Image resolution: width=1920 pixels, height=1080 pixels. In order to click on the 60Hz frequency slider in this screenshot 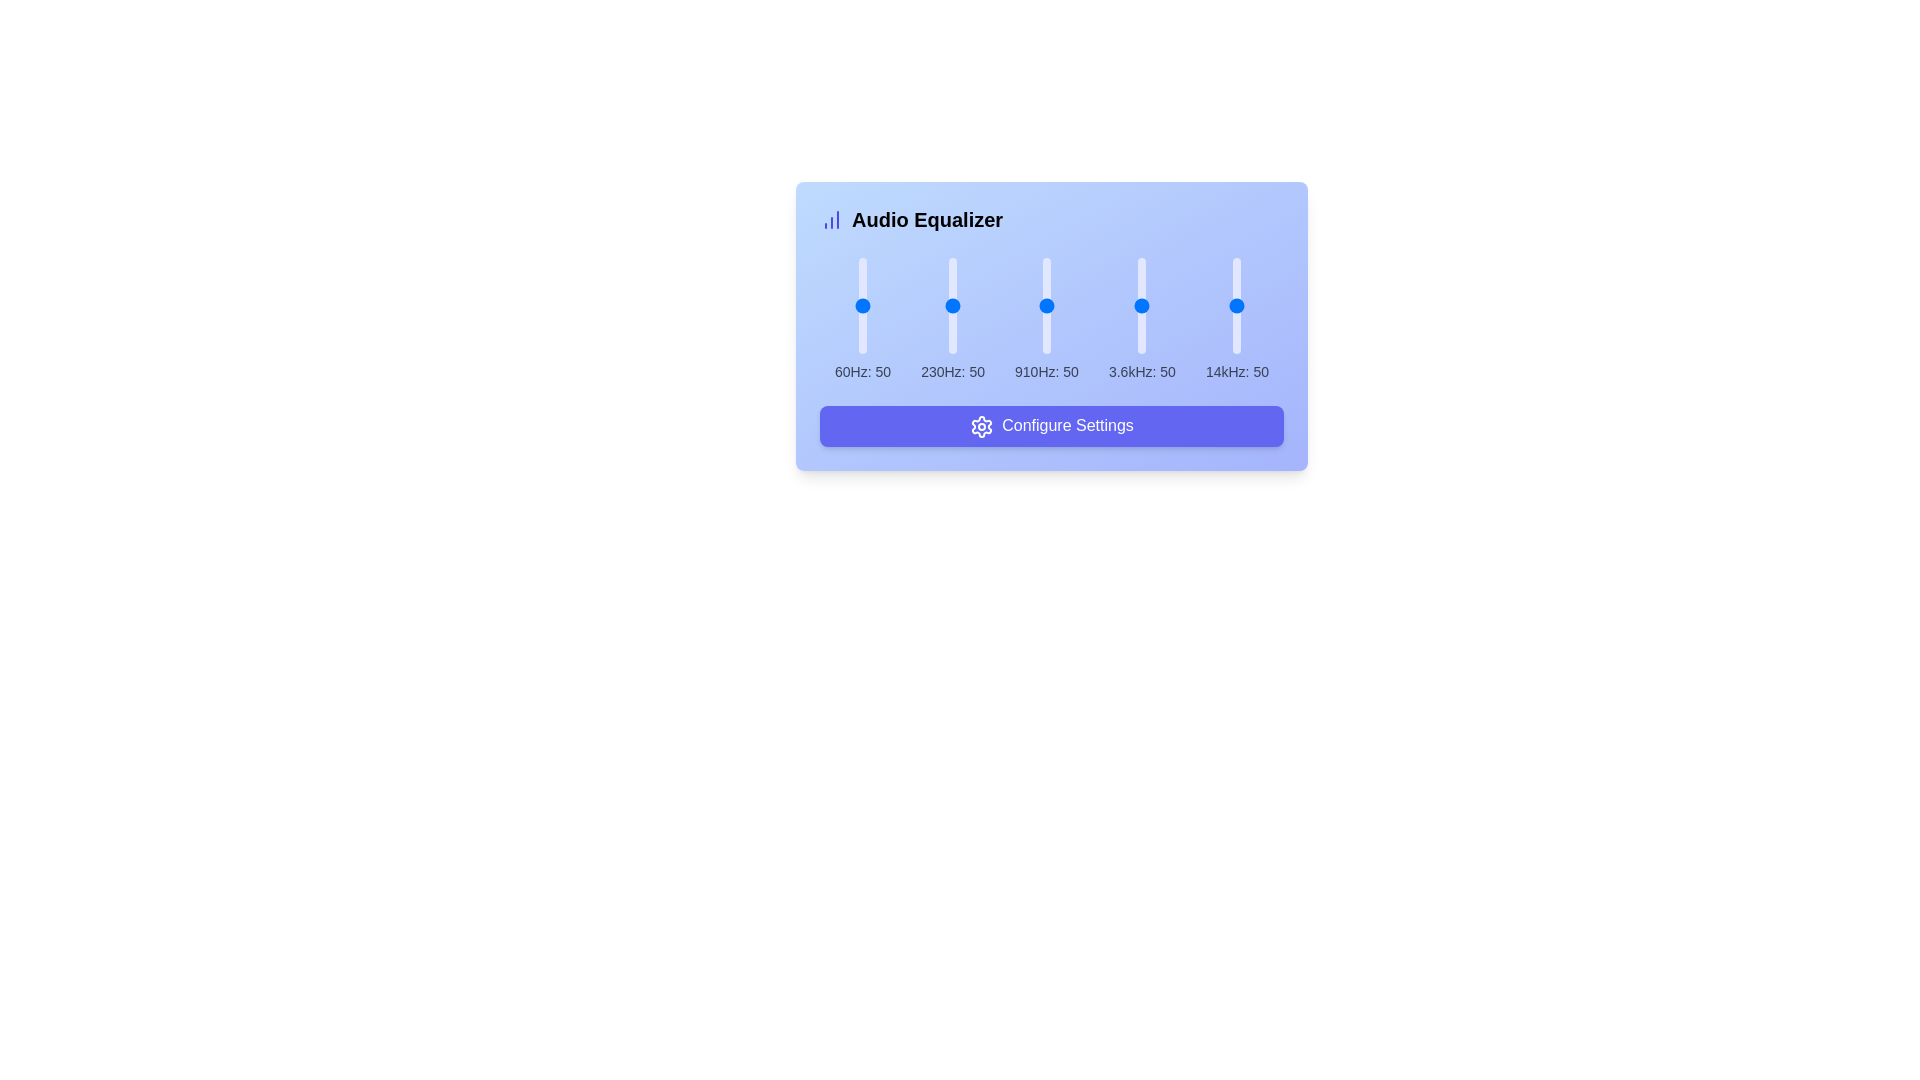, I will do `click(863, 275)`.